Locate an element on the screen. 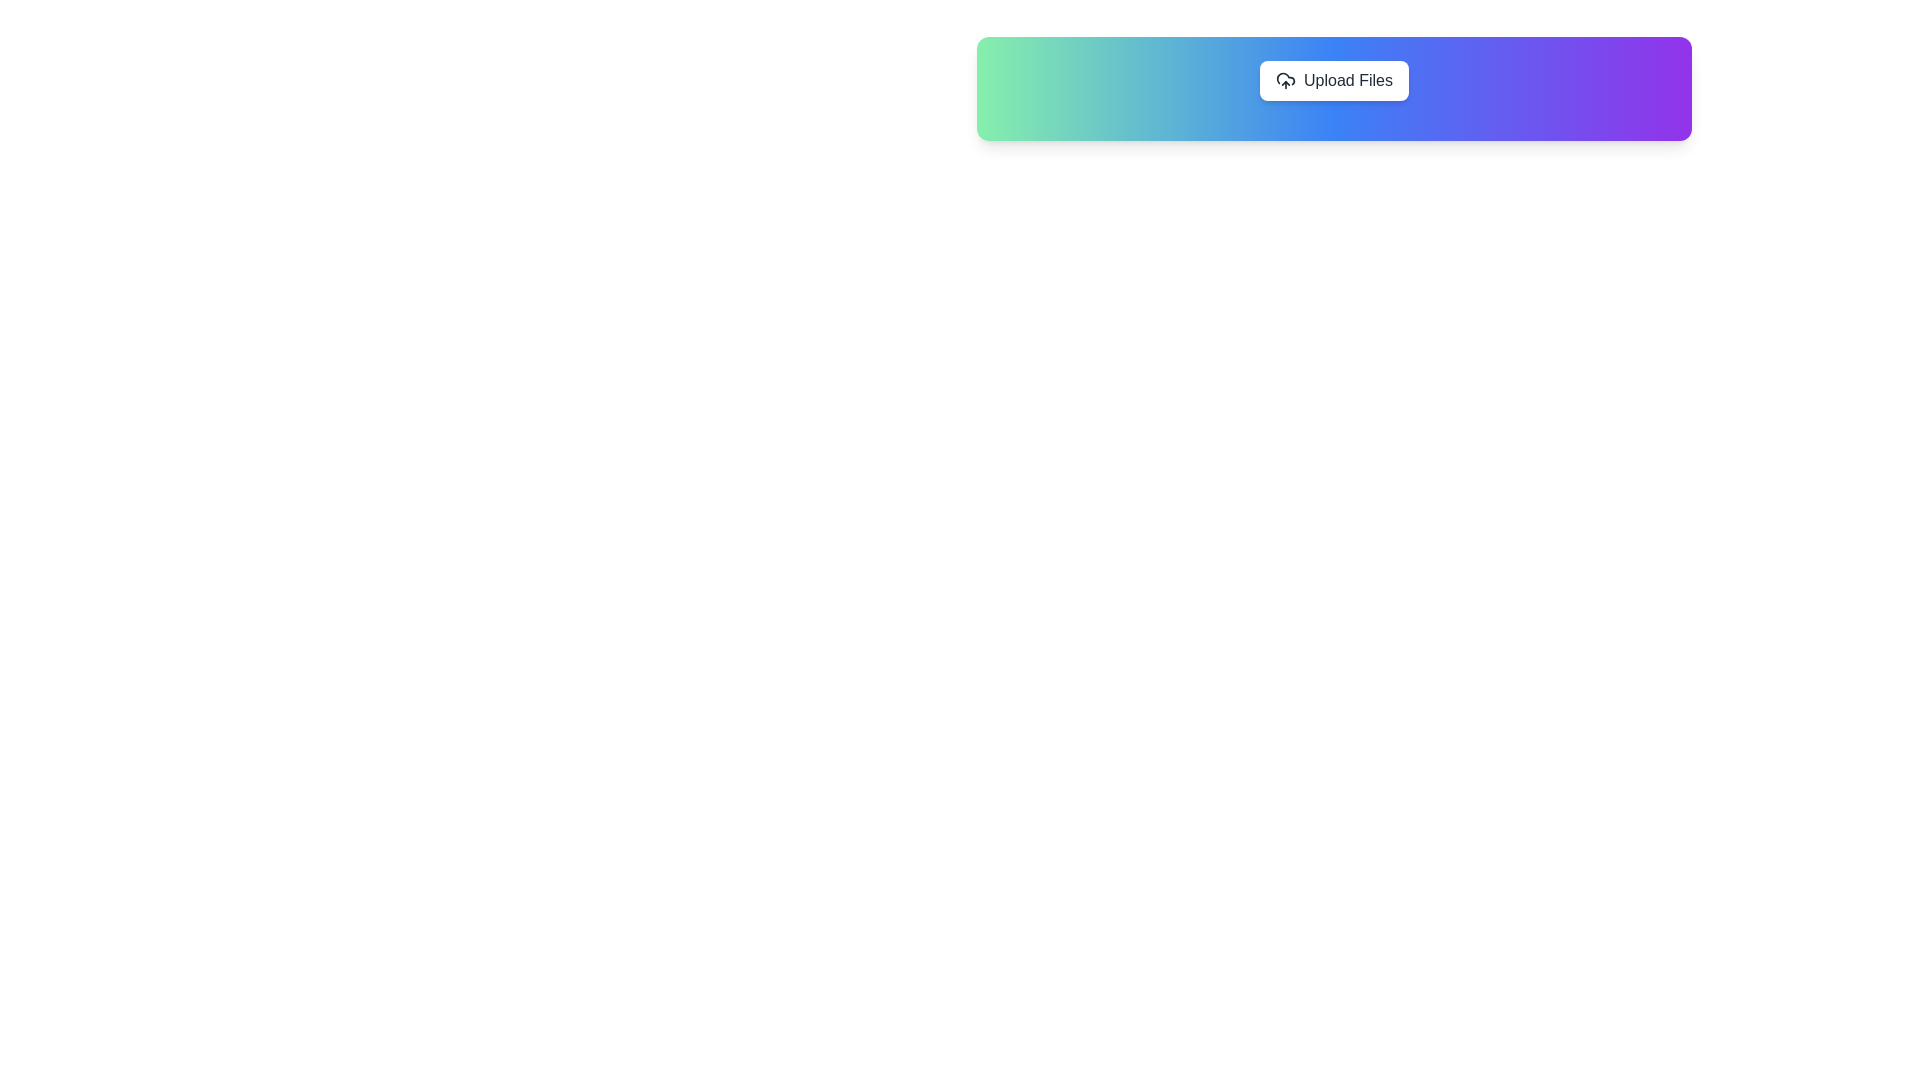  the cloud-shaped upload icon located to the left of the 'Upload Files' button, which has a minimalist design with a black stroke outline is located at coordinates (1286, 80).